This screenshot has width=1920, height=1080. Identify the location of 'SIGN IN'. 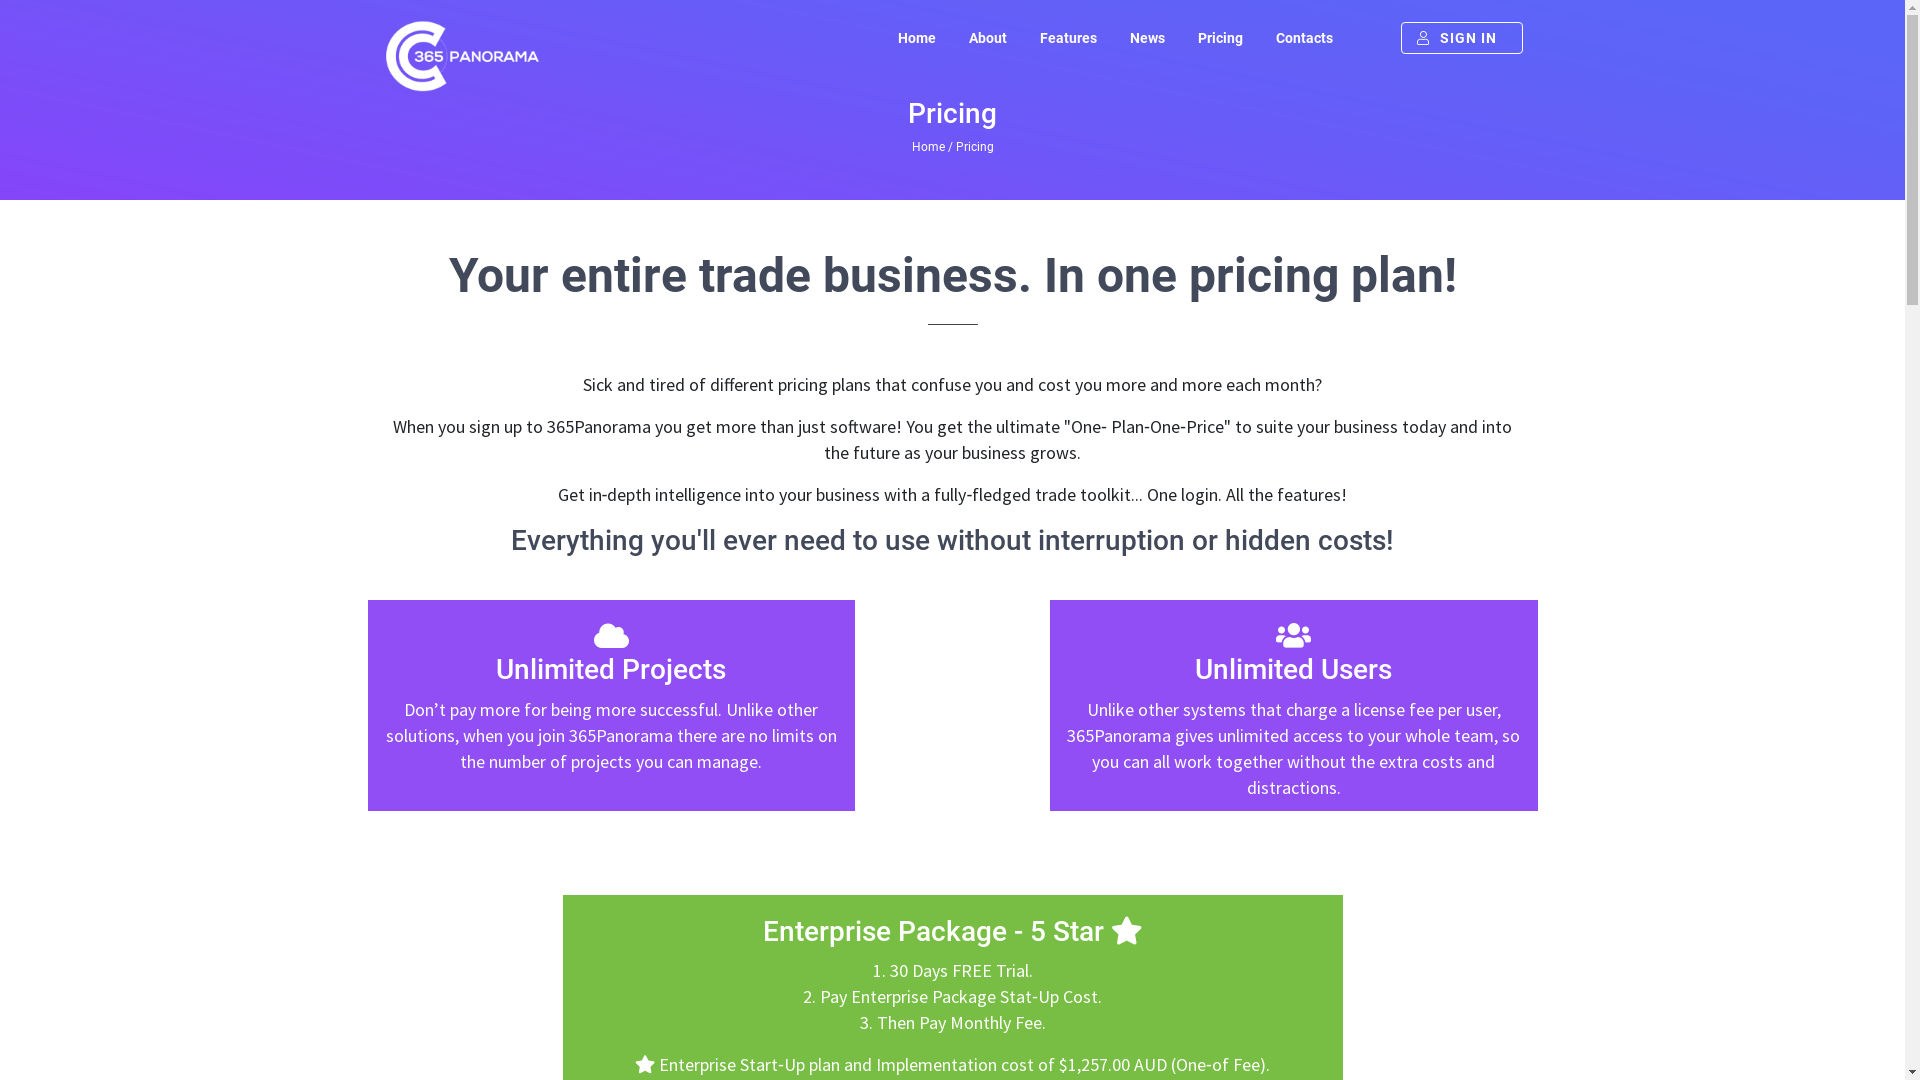
(1460, 38).